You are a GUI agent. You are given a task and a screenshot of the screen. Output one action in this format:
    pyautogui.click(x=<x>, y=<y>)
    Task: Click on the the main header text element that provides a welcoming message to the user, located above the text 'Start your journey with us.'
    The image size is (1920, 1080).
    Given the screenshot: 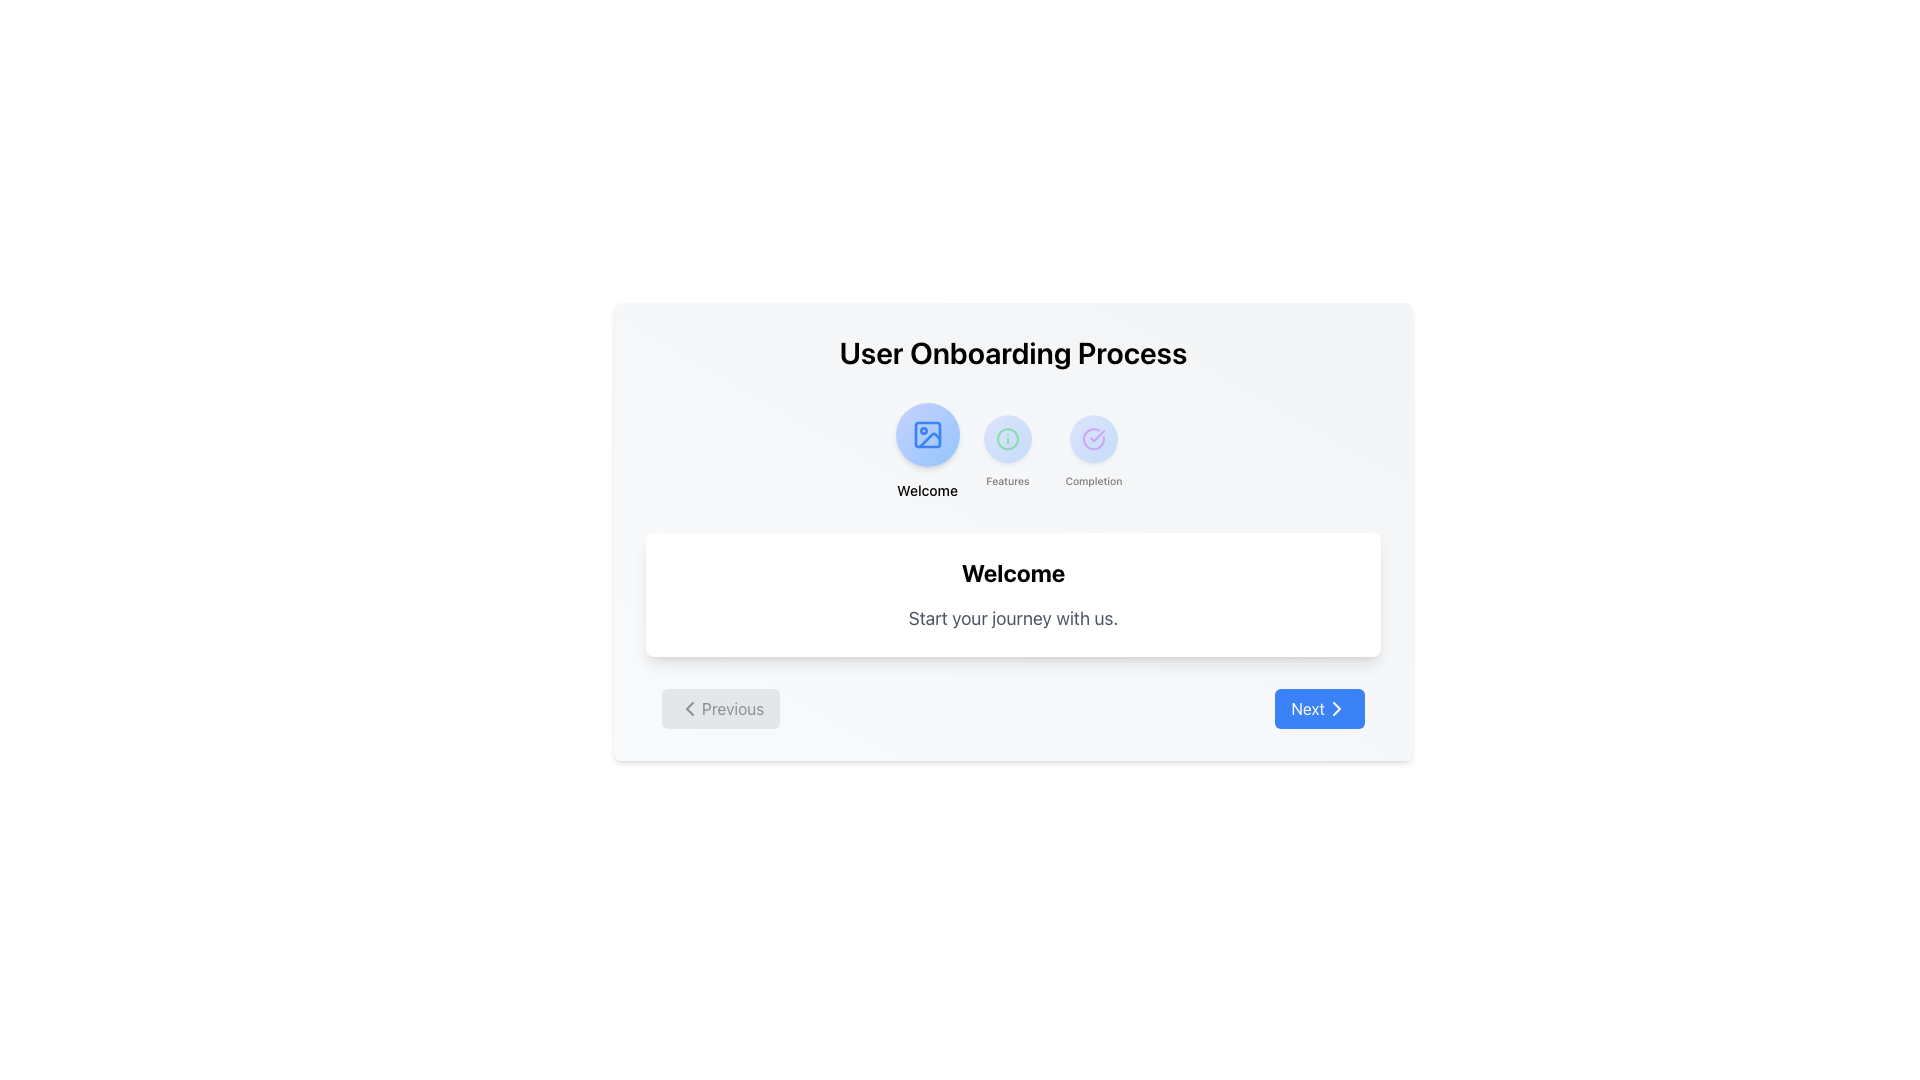 What is the action you would take?
    pyautogui.click(x=1013, y=573)
    